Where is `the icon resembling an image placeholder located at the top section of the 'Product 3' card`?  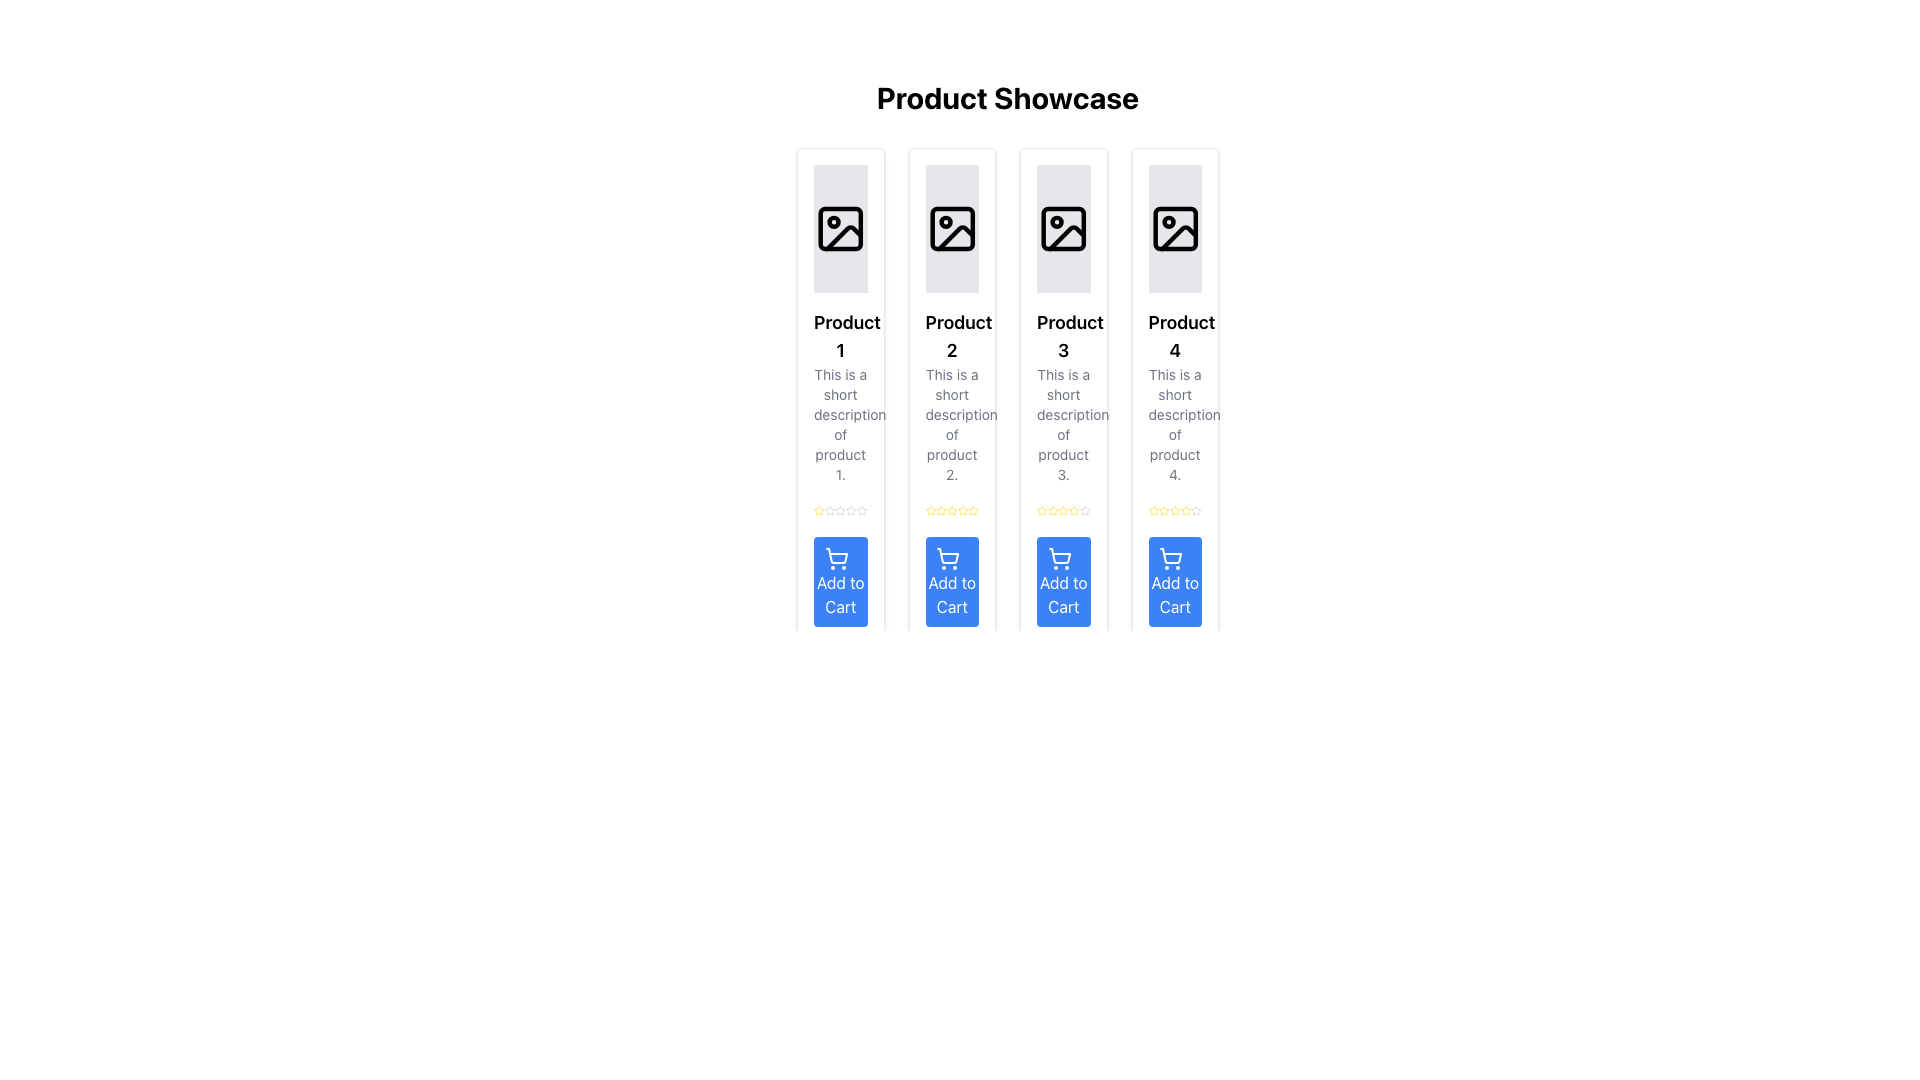
the icon resembling an image placeholder located at the top section of the 'Product 3' card is located at coordinates (1062, 227).